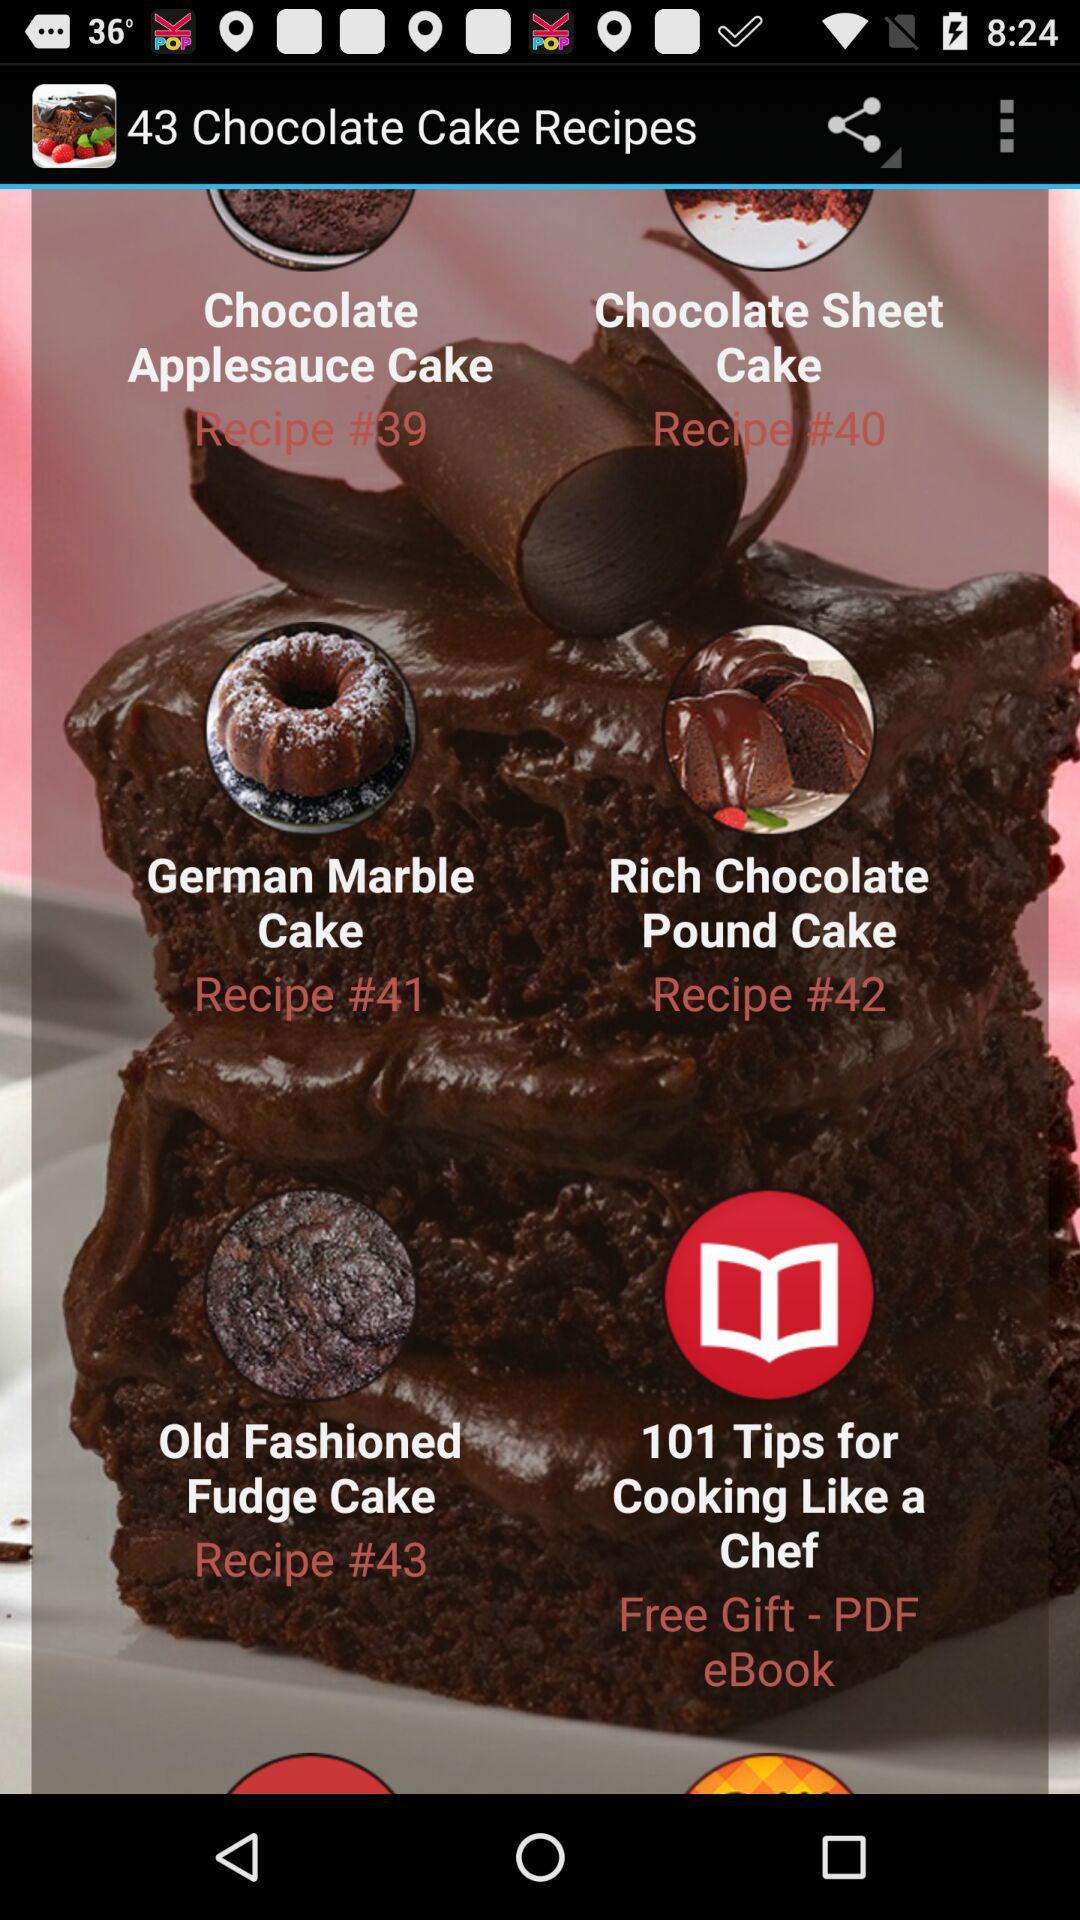 The width and height of the screenshot is (1080, 1920). Describe the element at coordinates (858, 124) in the screenshot. I see `the icon which is right side of 43 chocolate cake recipes` at that location.